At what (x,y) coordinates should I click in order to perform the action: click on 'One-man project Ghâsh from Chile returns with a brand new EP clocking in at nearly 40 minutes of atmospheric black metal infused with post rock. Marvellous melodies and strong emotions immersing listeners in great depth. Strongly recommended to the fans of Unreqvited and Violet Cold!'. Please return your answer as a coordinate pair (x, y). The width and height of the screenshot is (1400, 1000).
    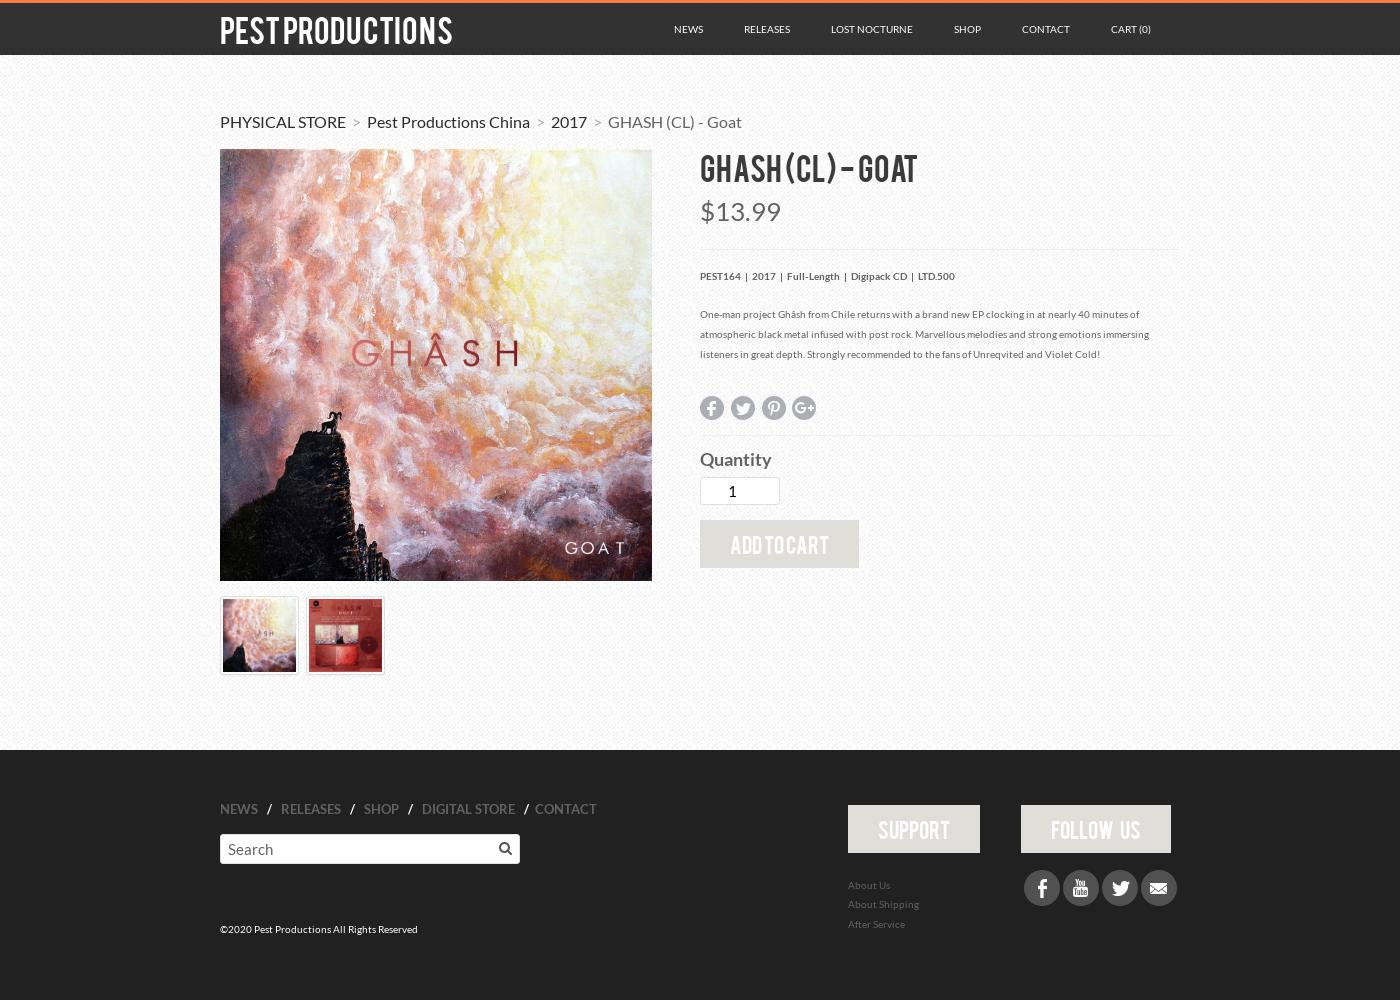
    Looking at the image, I should click on (924, 333).